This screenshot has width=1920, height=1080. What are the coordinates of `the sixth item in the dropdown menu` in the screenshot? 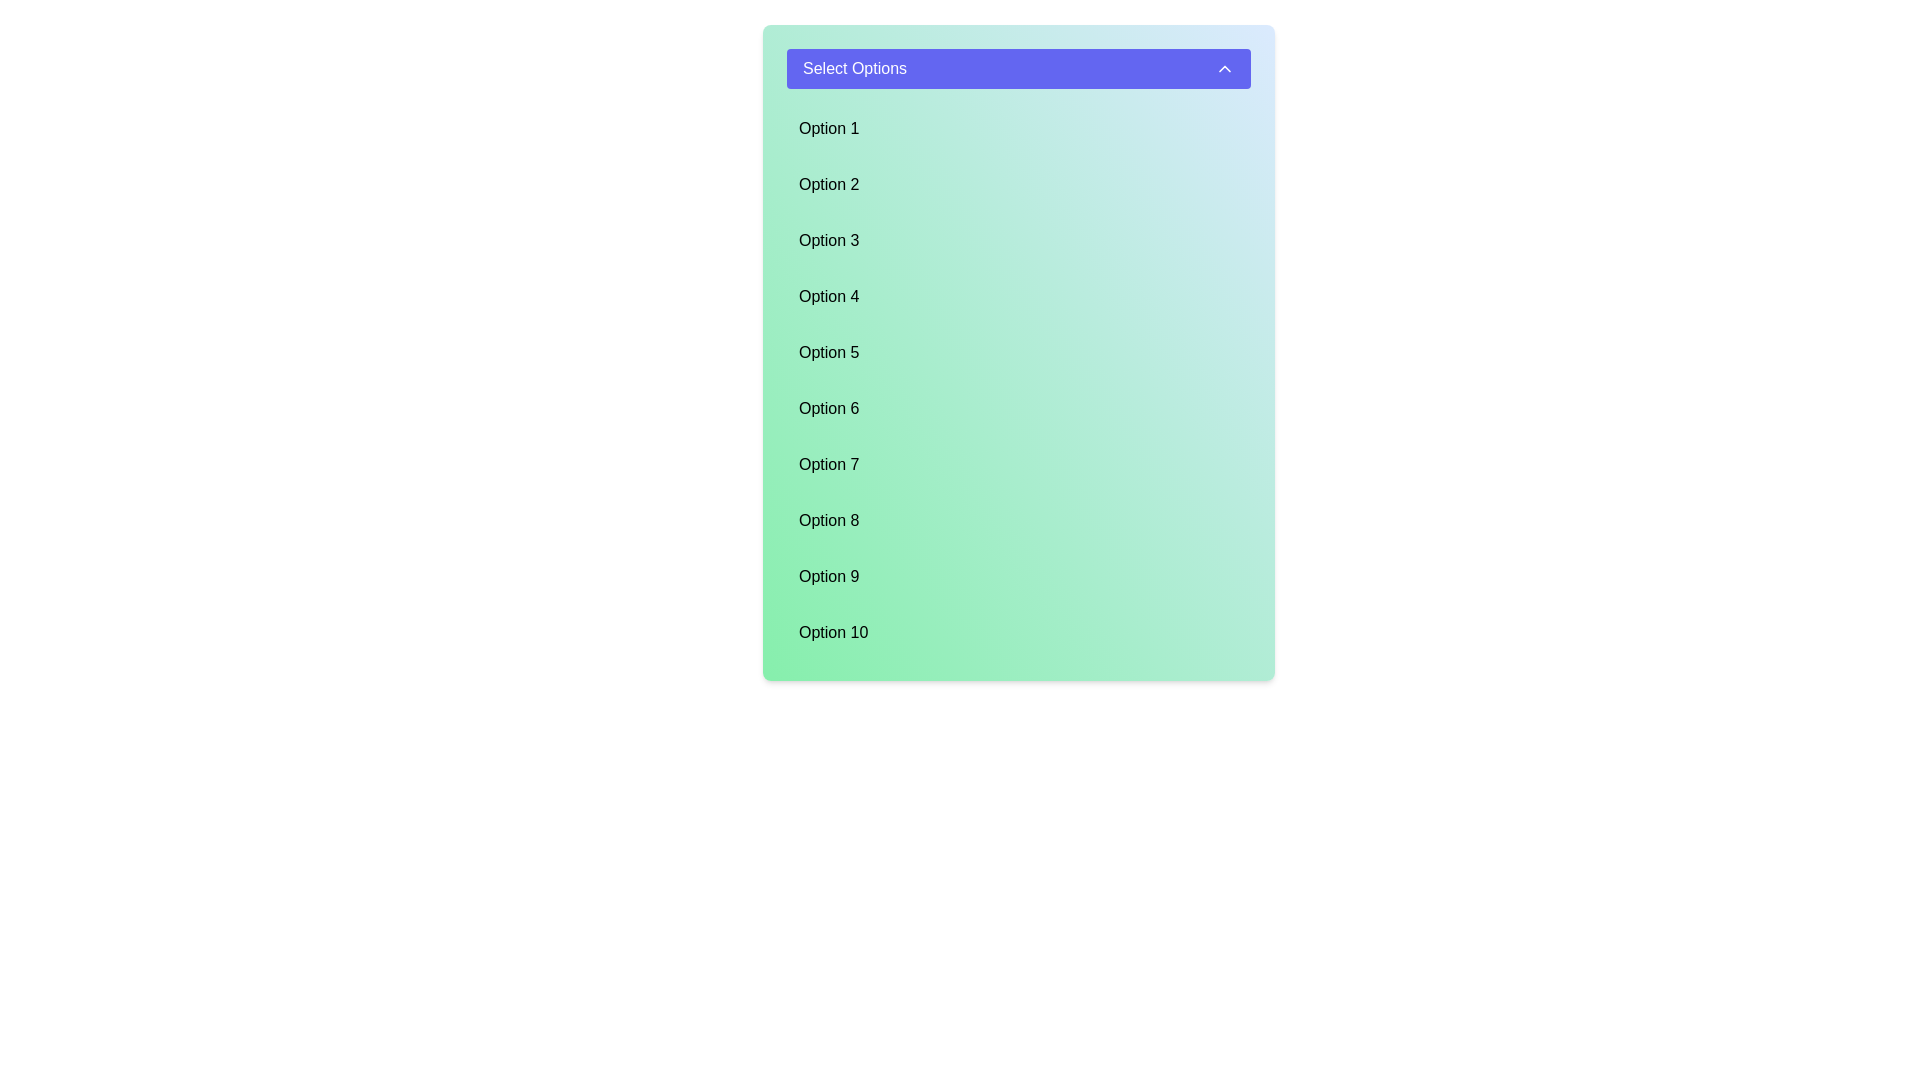 It's located at (1018, 407).